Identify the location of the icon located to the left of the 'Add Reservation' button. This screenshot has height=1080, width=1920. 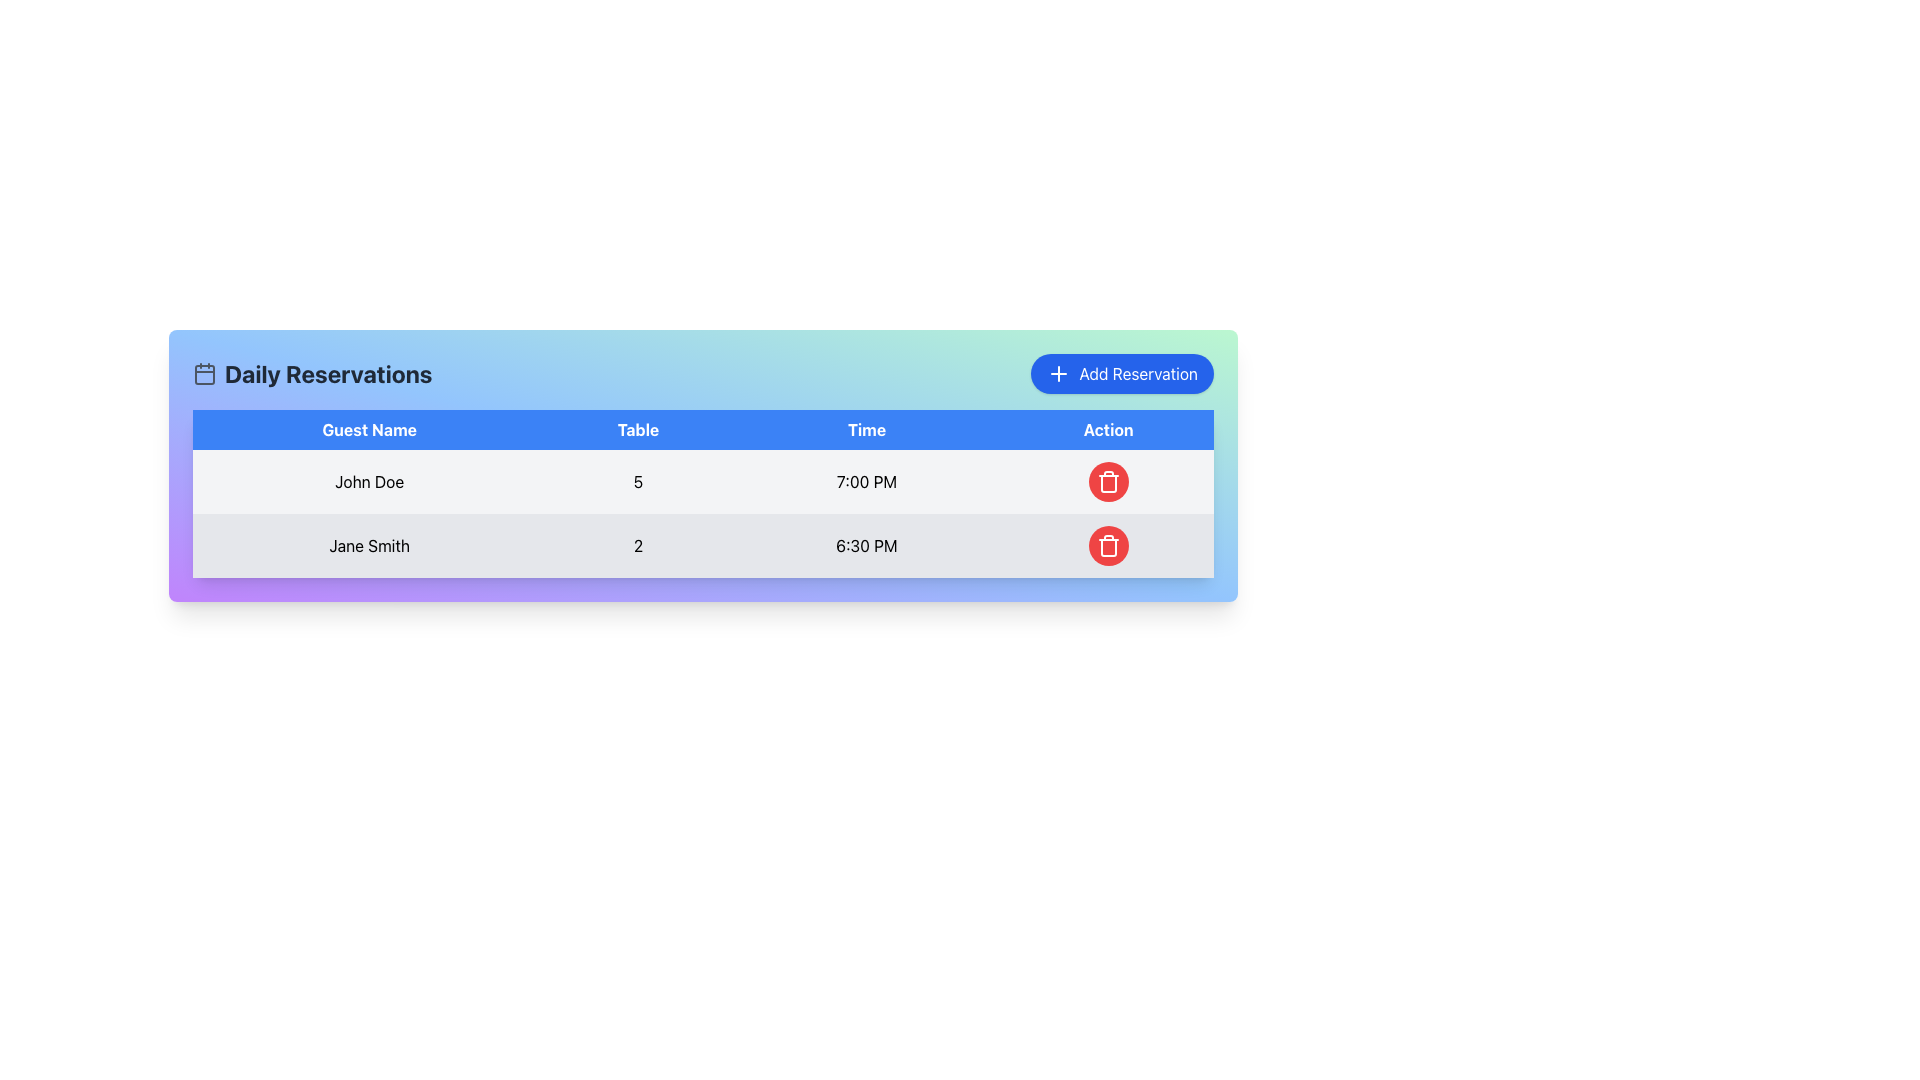
(1058, 374).